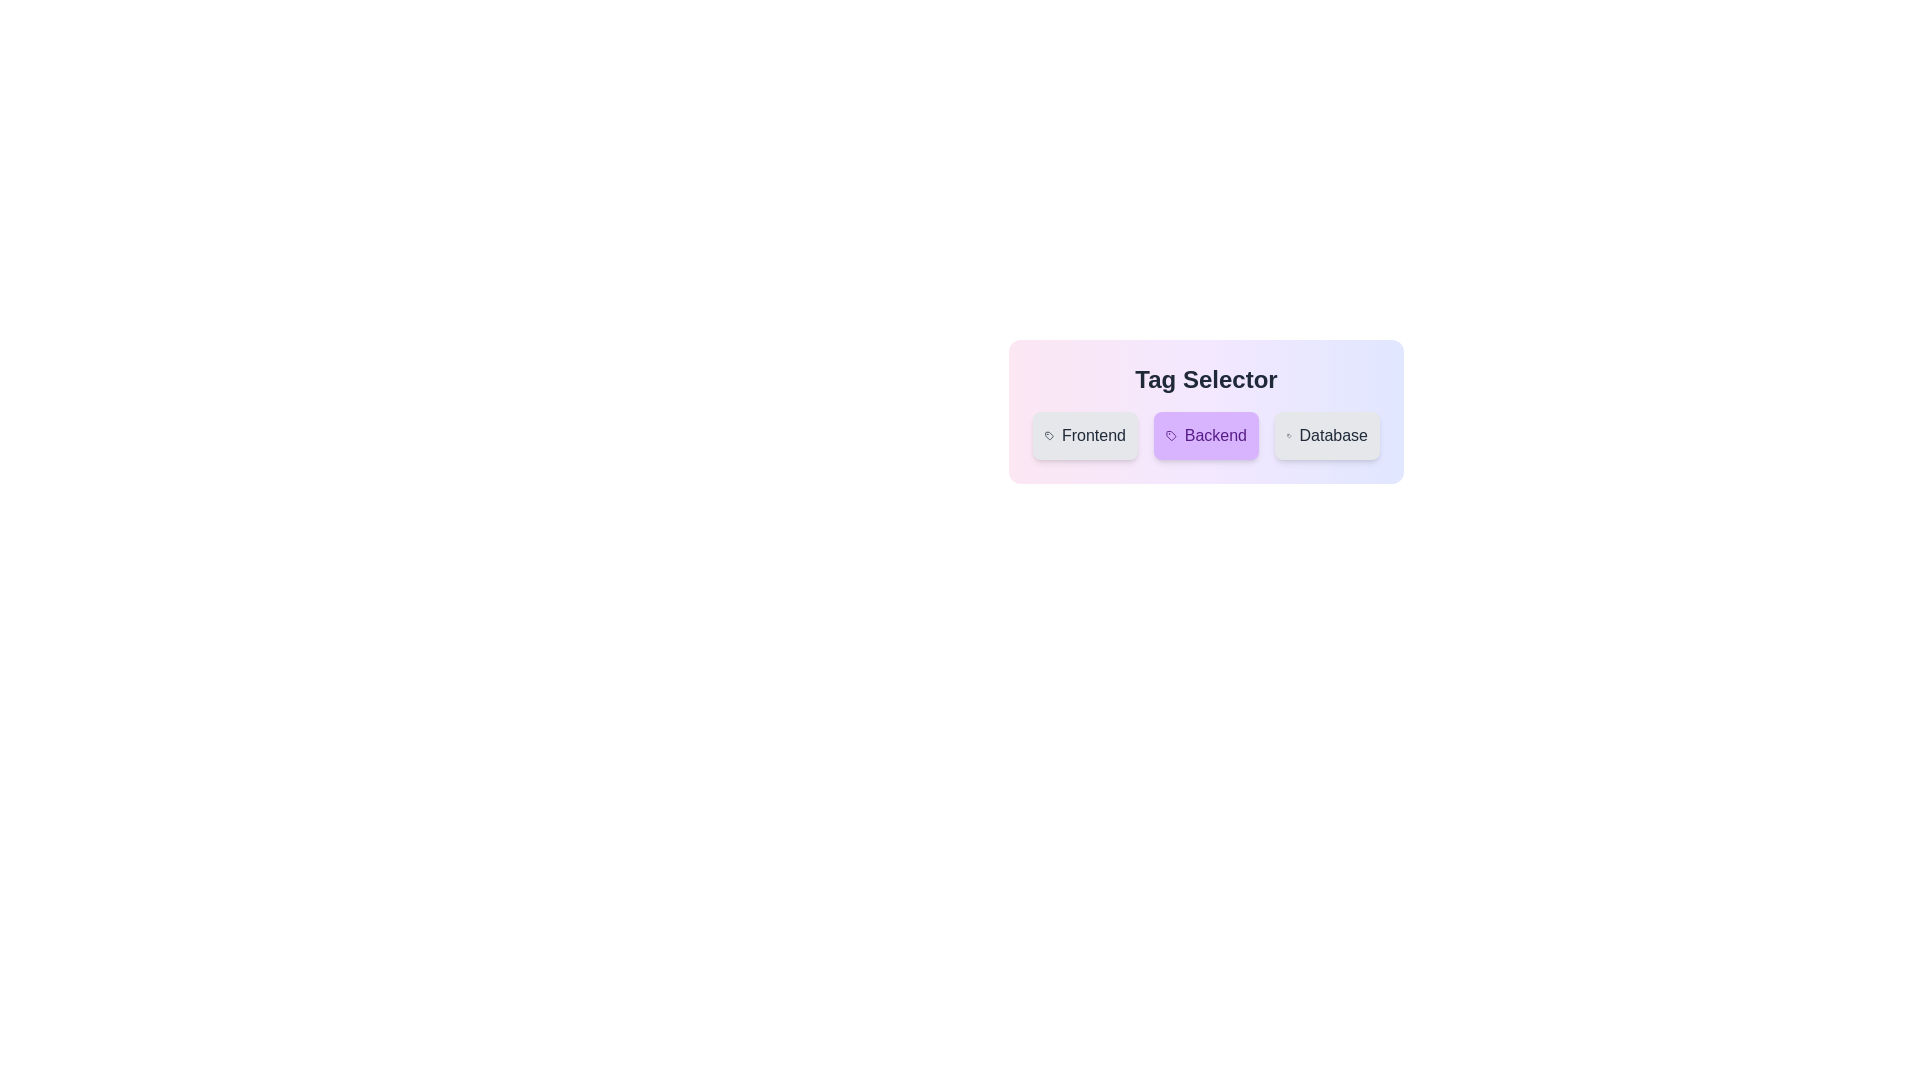 The width and height of the screenshot is (1920, 1080). What do you see at coordinates (1327, 434) in the screenshot?
I see `the tag Database` at bounding box center [1327, 434].